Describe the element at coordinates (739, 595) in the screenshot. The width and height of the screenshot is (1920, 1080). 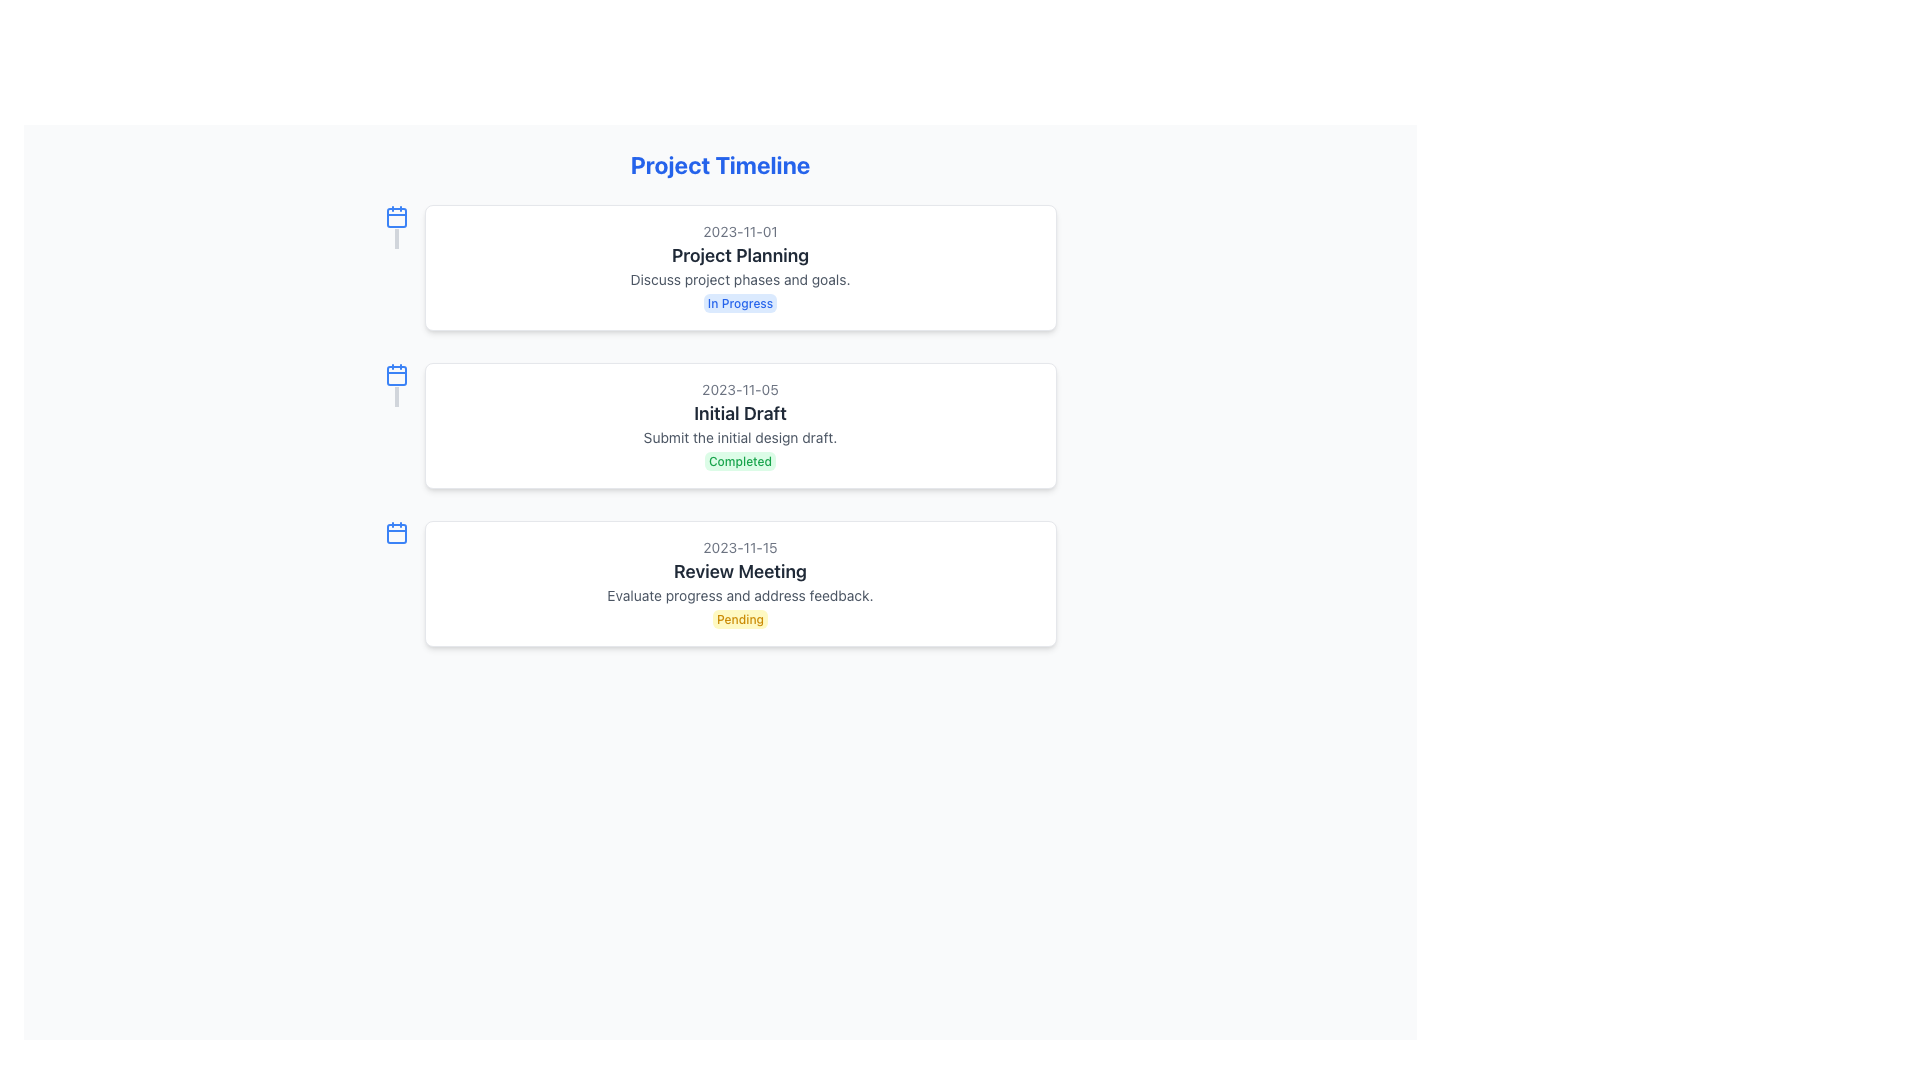
I see `the text element providing details about the 'Review Meeting' event, located centrally beneath the bold 'Review Meeting' text and above the 'Pending' badge` at that location.